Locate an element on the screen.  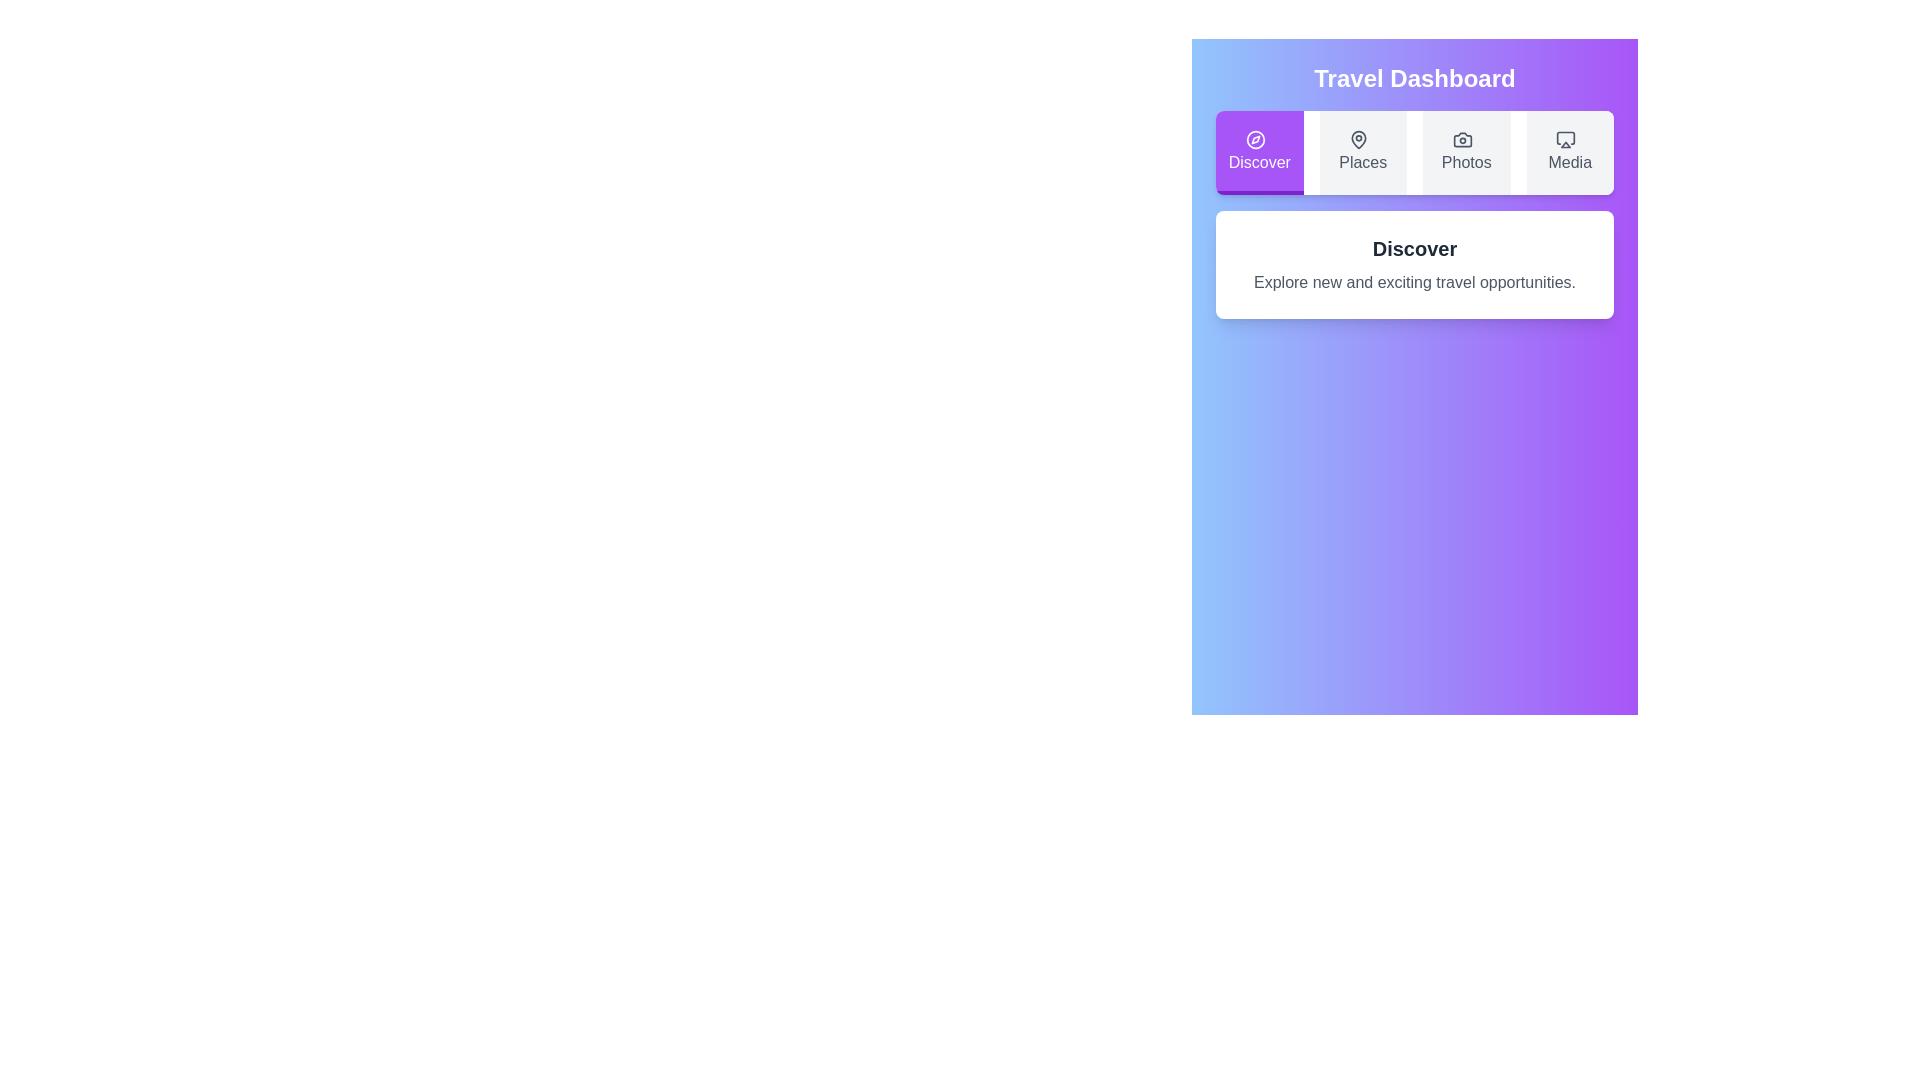
the Photos tab is located at coordinates (1466, 152).